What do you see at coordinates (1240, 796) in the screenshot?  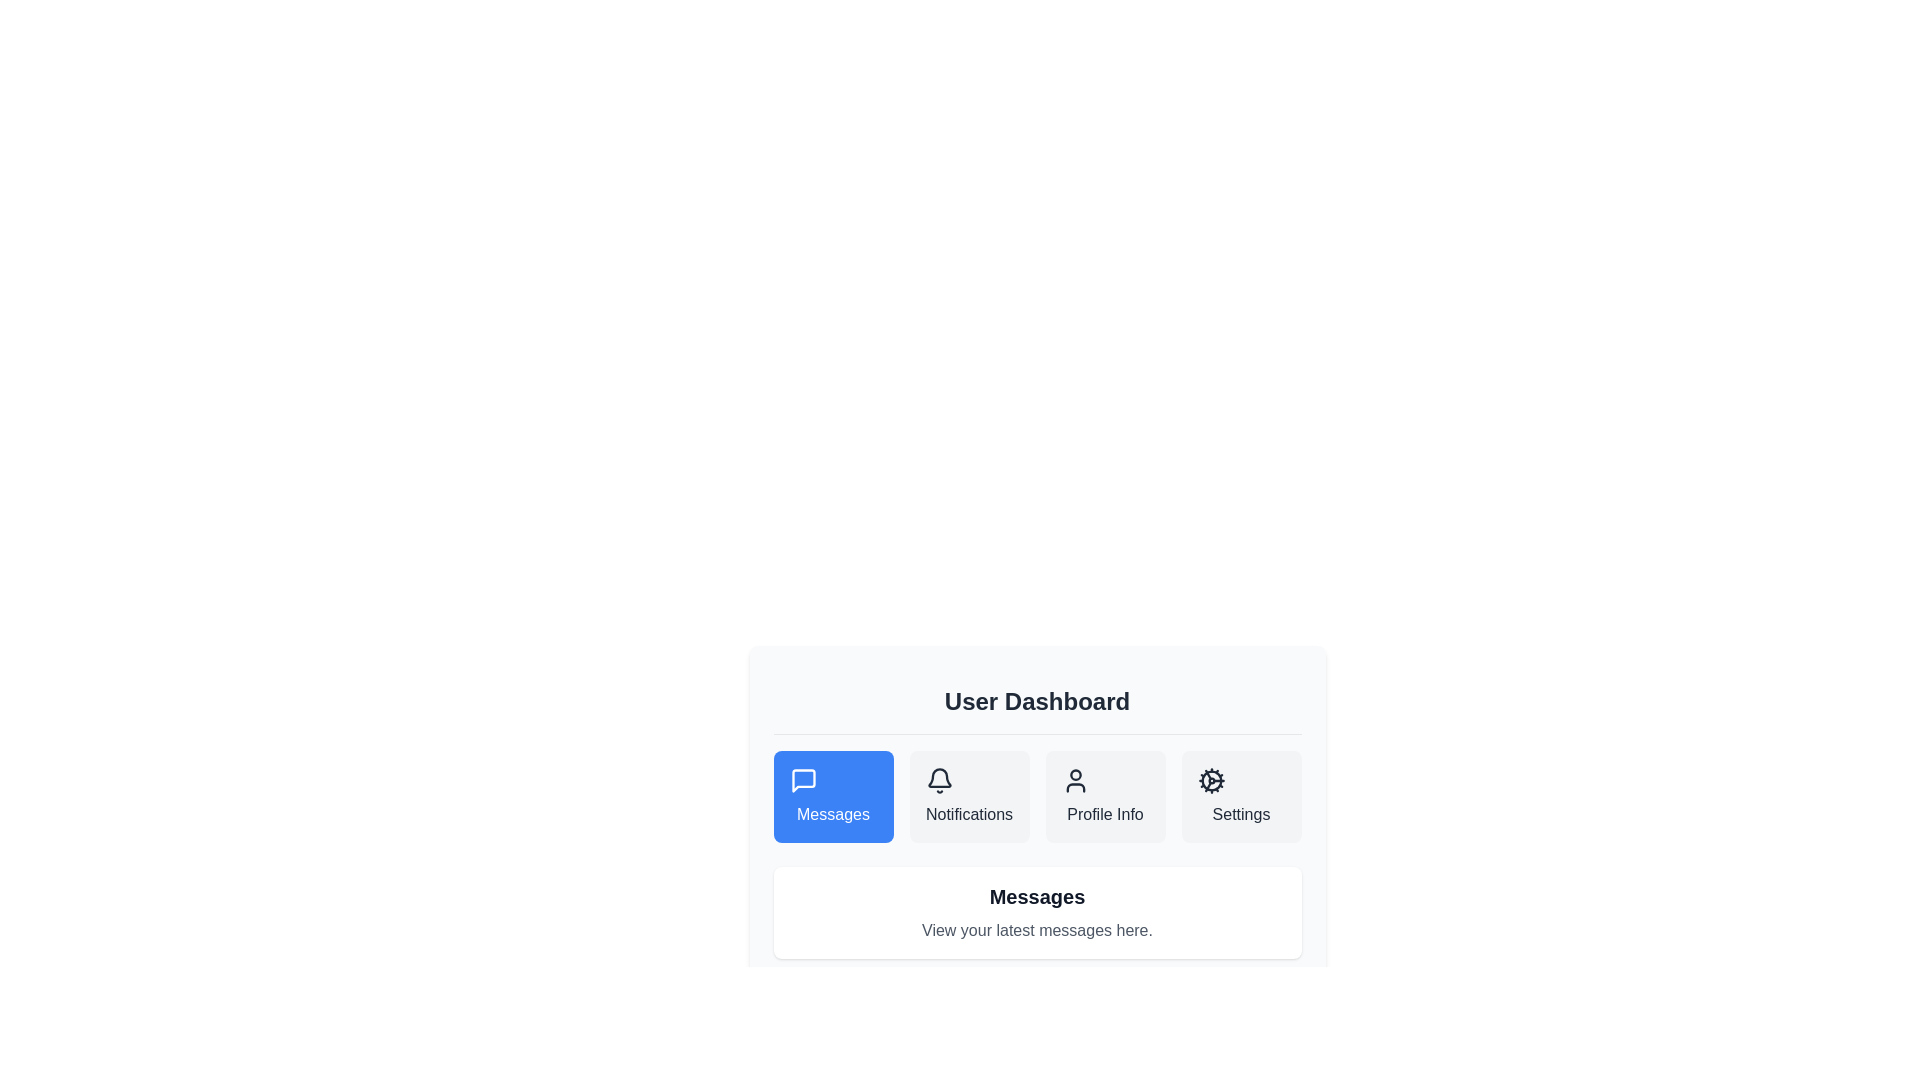 I see `the Settings section by clicking on the corresponding tab button` at bounding box center [1240, 796].